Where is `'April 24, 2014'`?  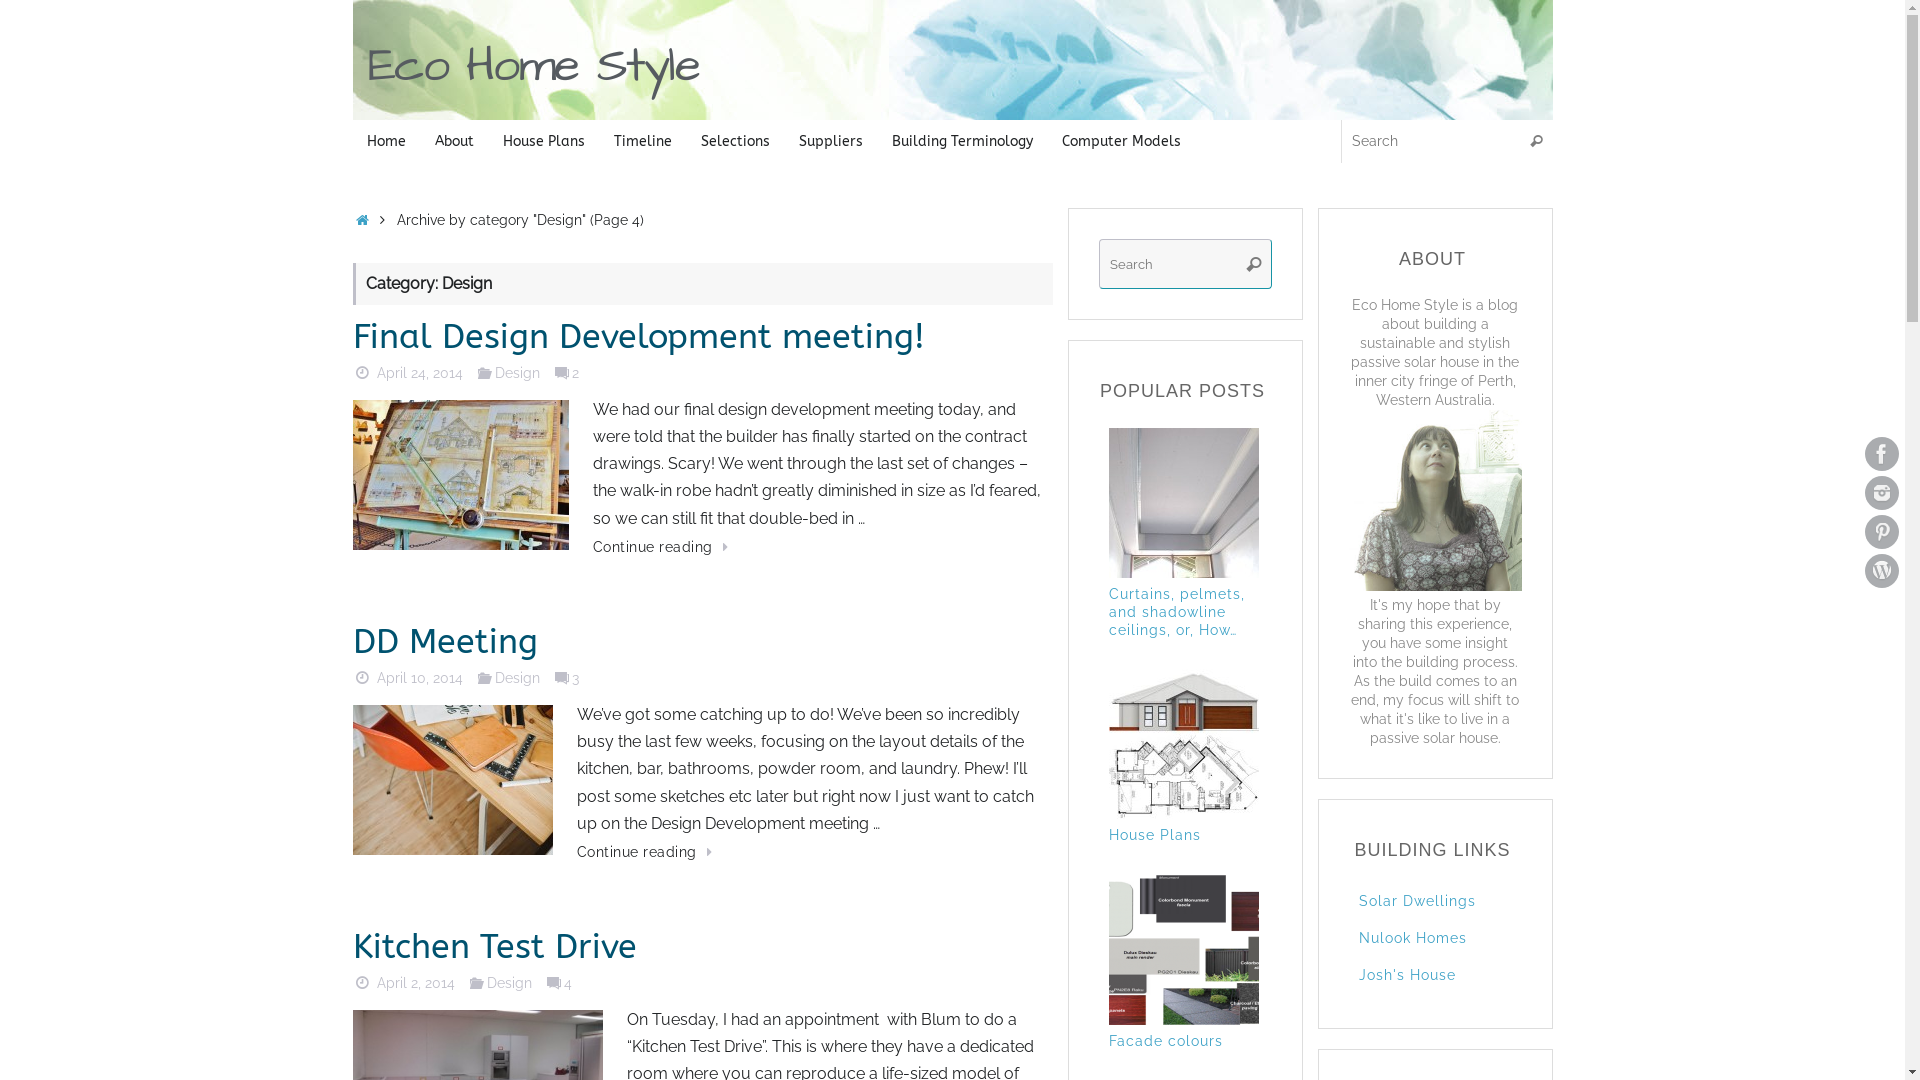
'April 24, 2014' is located at coordinates (377, 372).